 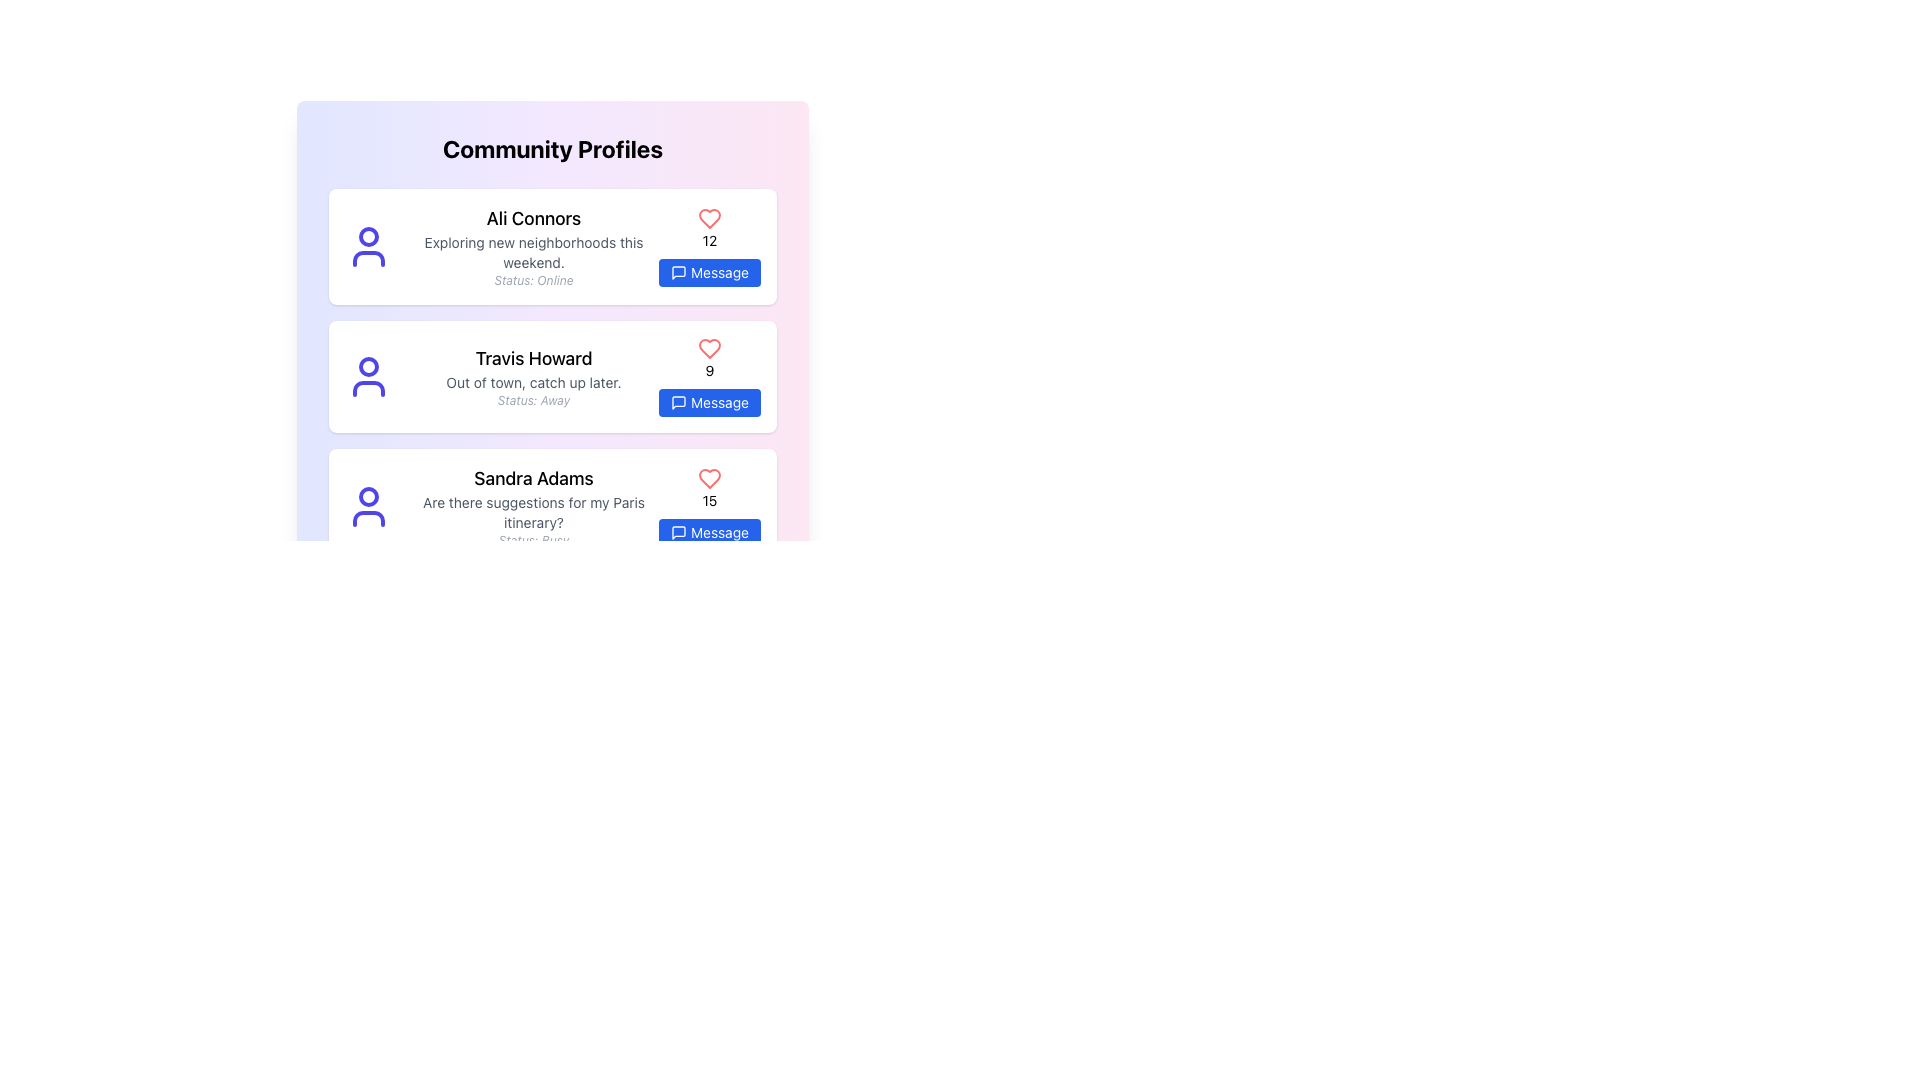 I want to click on the text display showing 'Ali Connors' in the first profile card of the 'Community Profiles' section, so click(x=533, y=245).